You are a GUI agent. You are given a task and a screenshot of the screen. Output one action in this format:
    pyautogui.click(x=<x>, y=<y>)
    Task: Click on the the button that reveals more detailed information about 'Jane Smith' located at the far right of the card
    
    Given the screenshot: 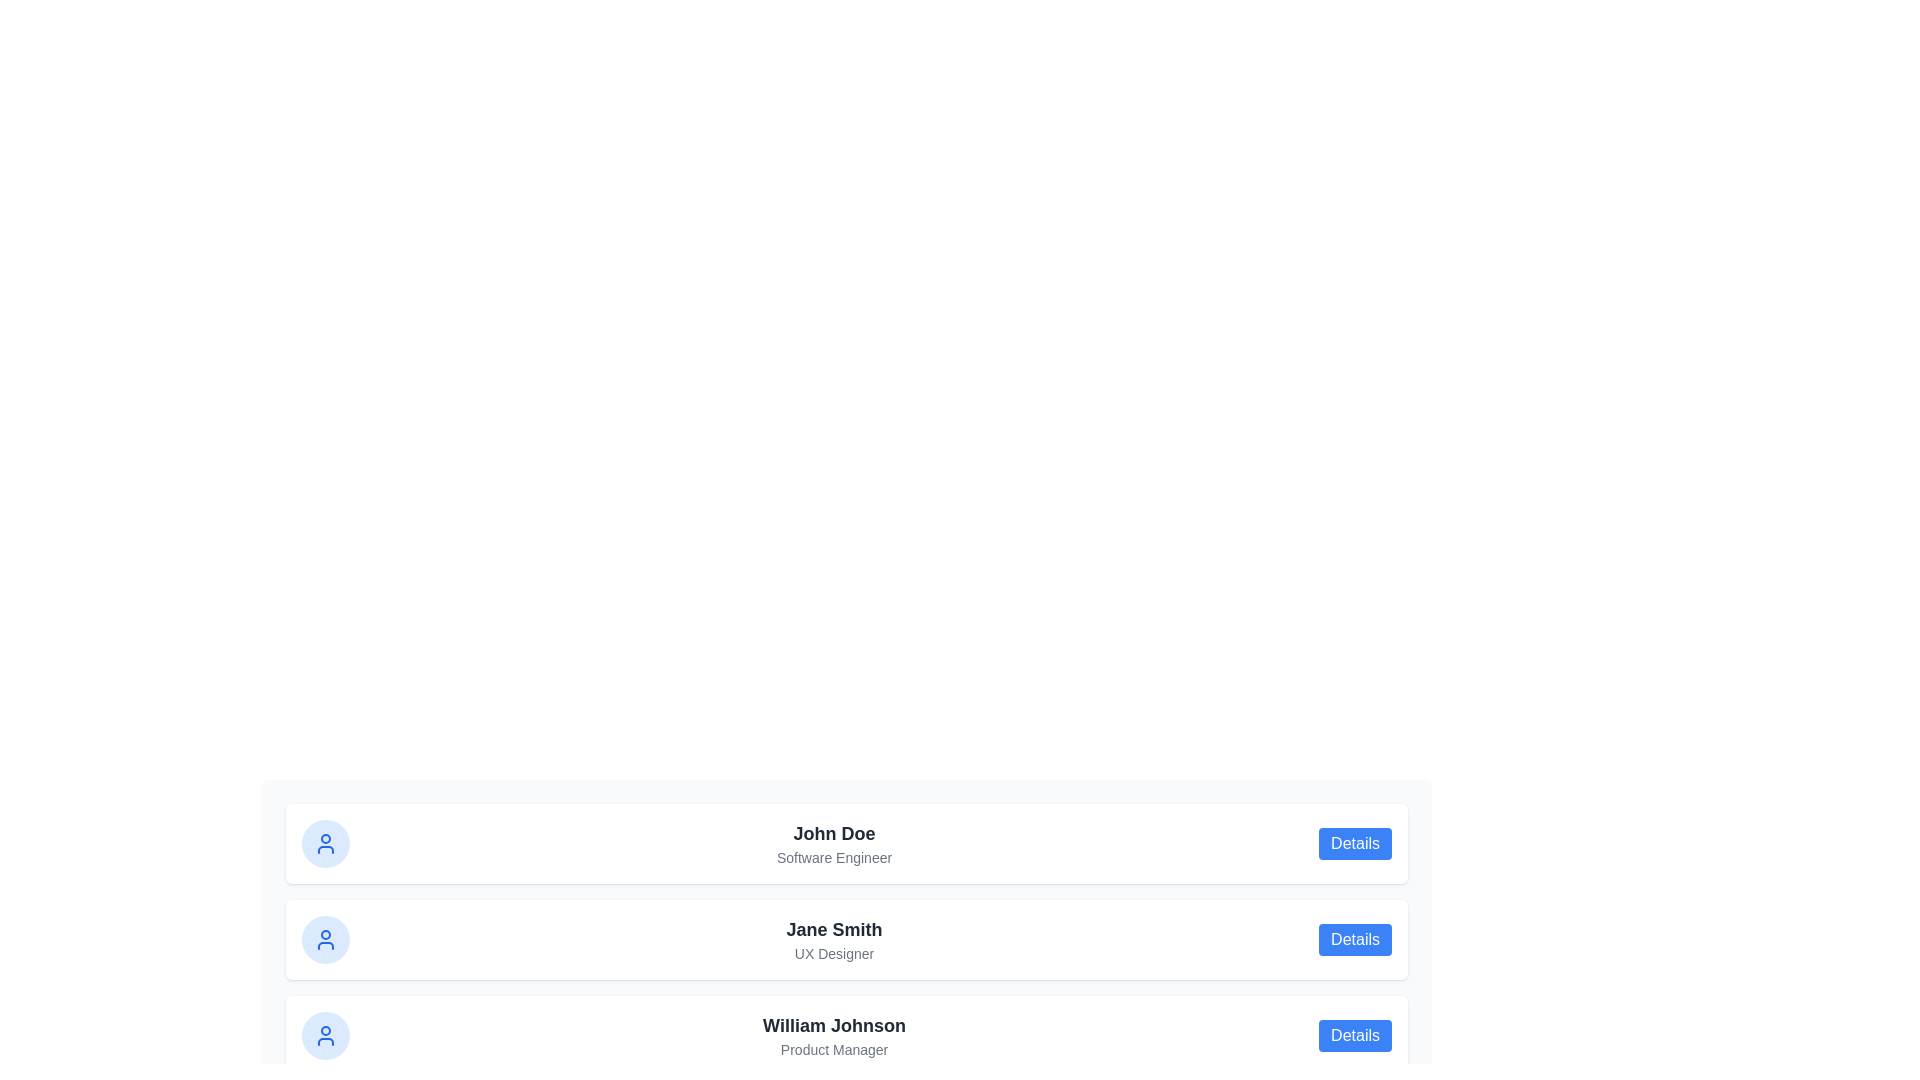 What is the action you would take?
    pyautogui.click(x=1355, y=940)
    